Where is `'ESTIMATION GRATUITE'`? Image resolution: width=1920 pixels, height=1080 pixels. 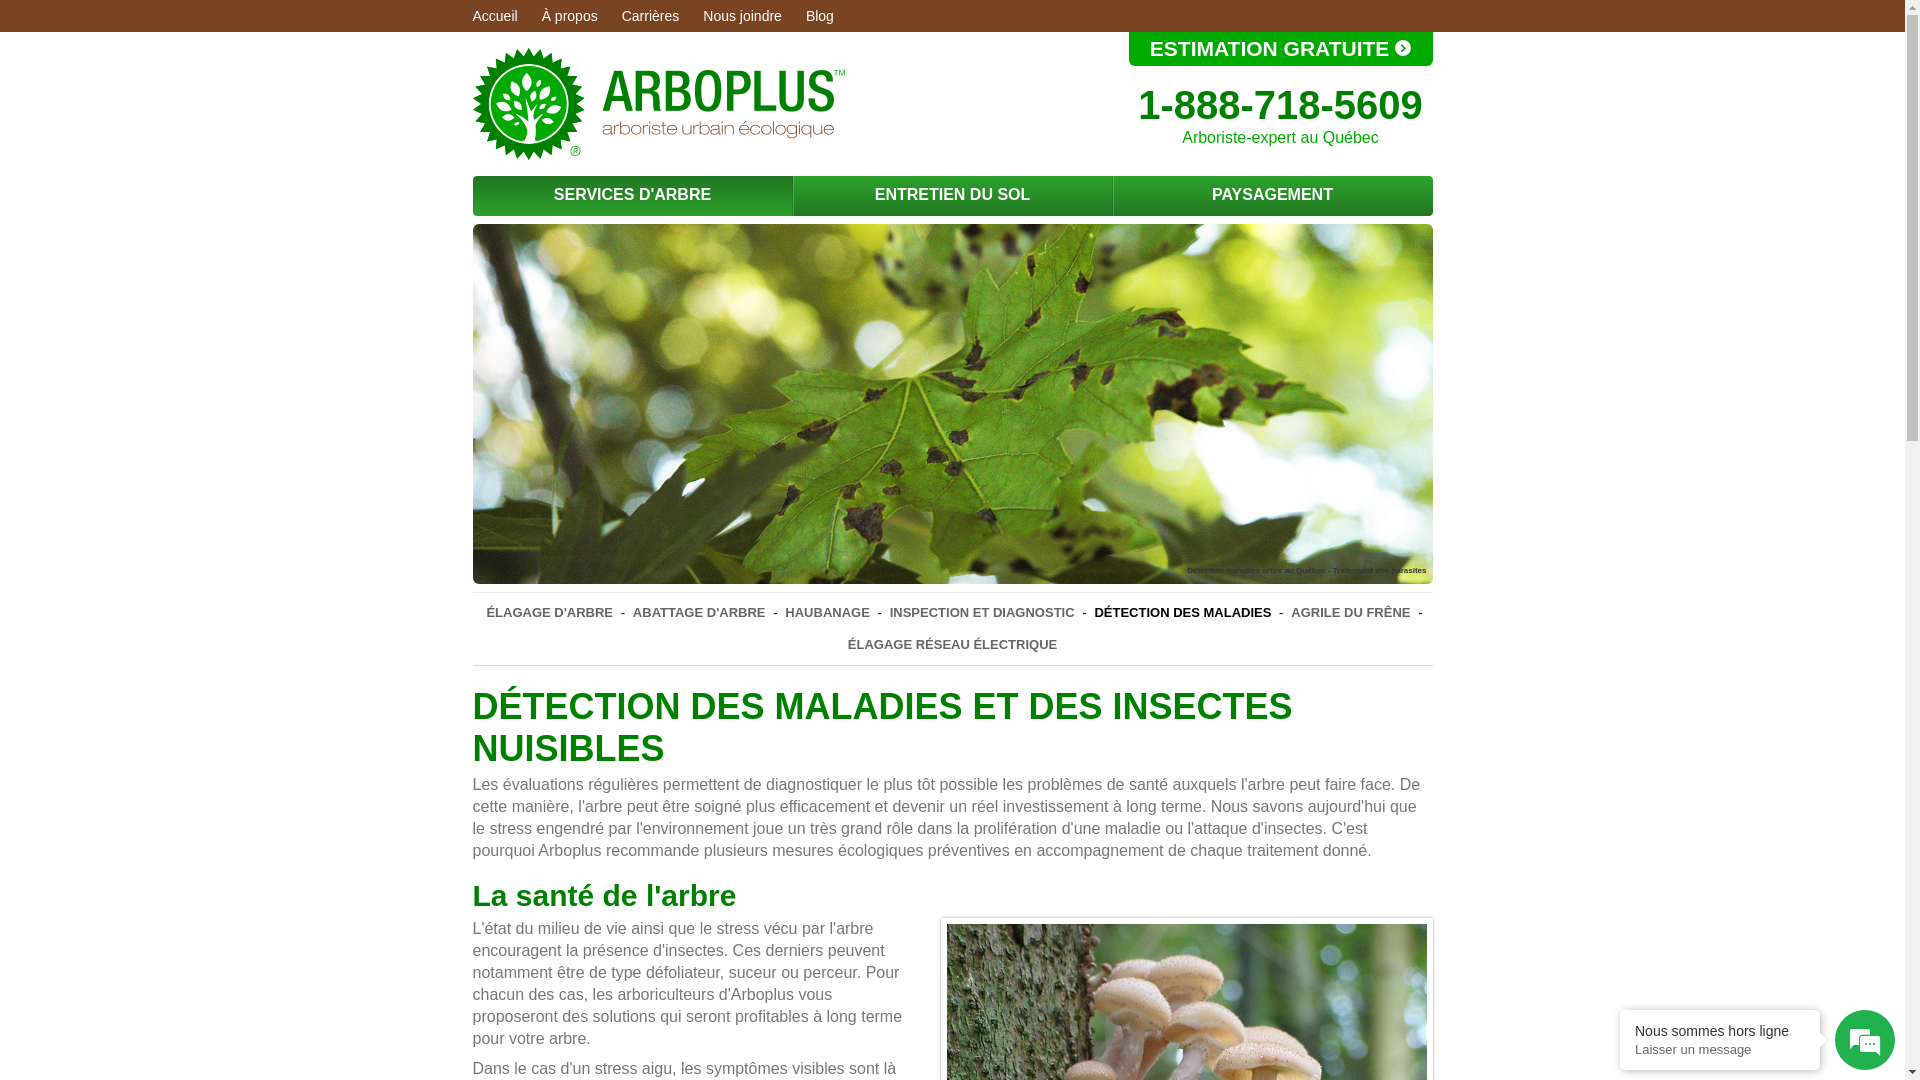
'ESTIMATION GRATUITE' is located at coordinates (1280, 48).